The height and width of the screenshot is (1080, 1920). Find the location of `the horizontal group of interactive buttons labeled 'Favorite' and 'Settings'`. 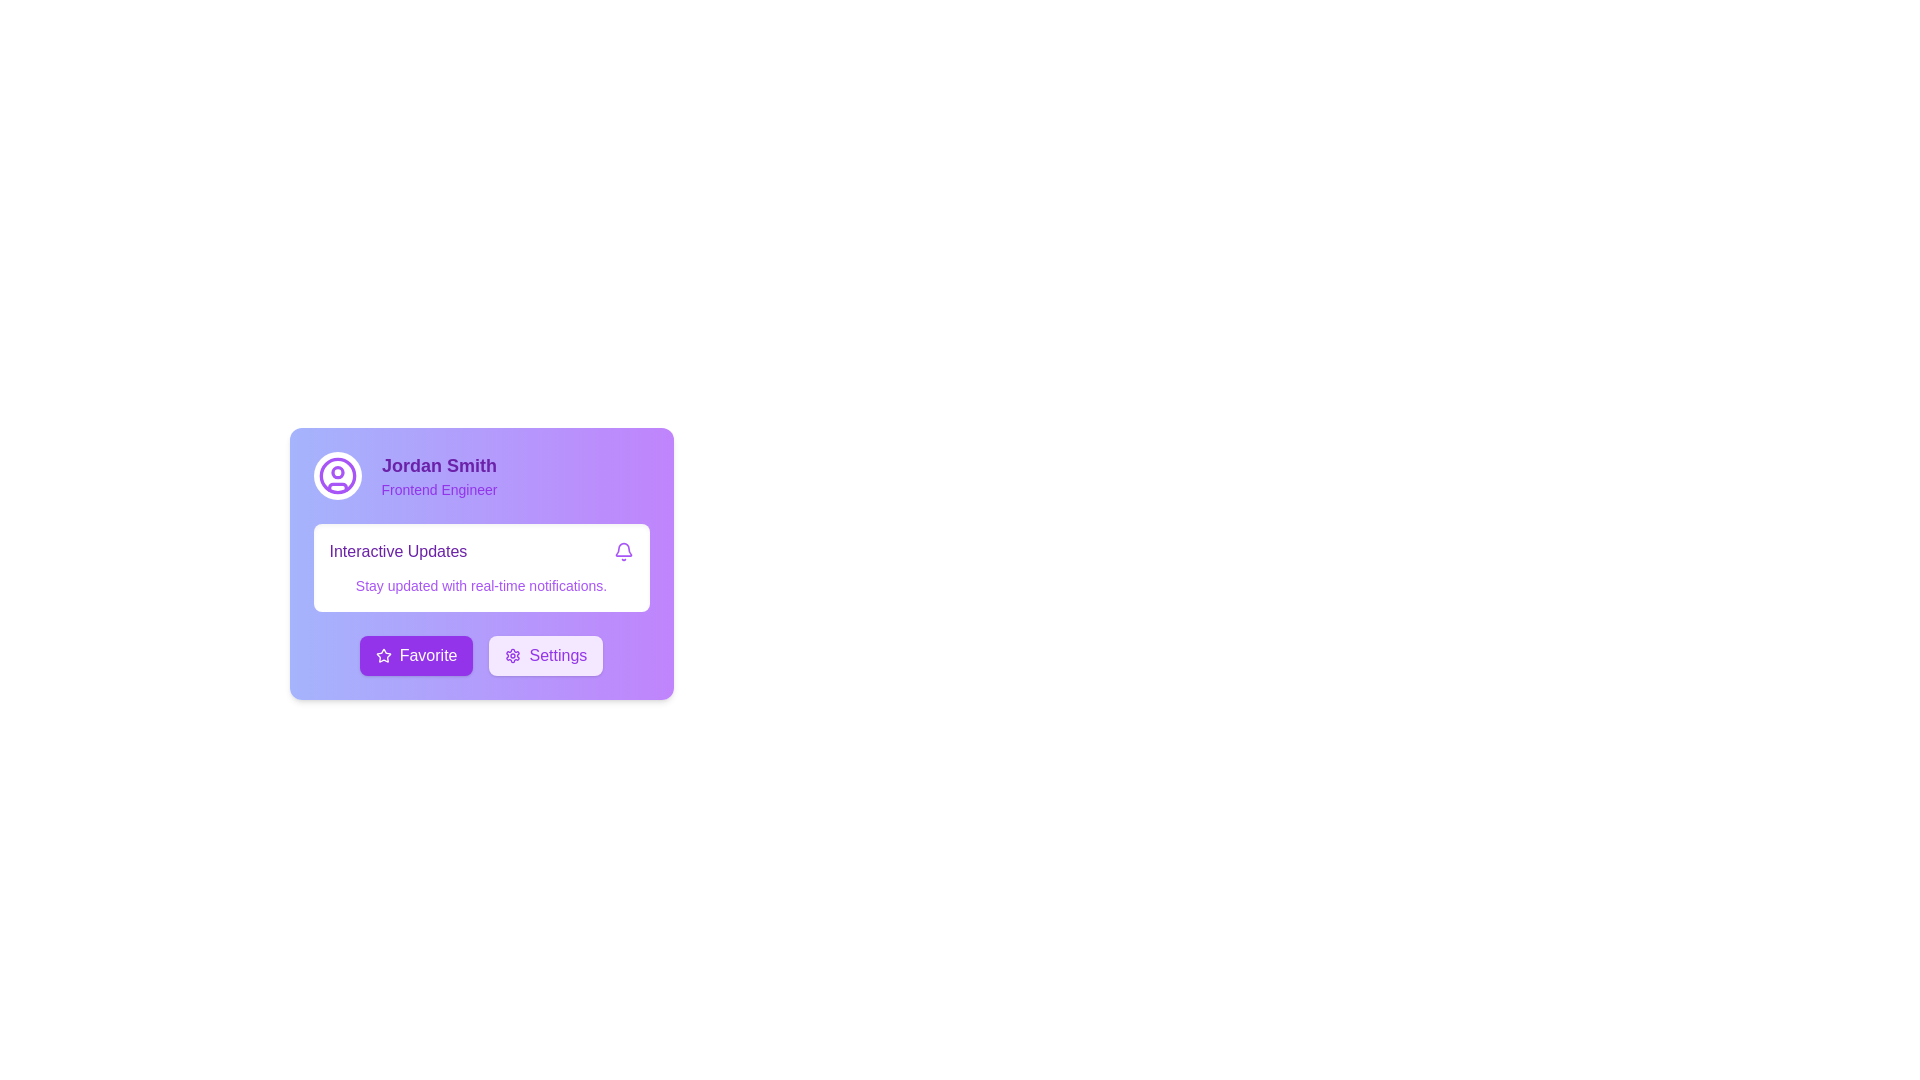

the horizontal group of interactive buttons labeled 'Favorite' and 'Settings' is located at coordinates (481, 655).